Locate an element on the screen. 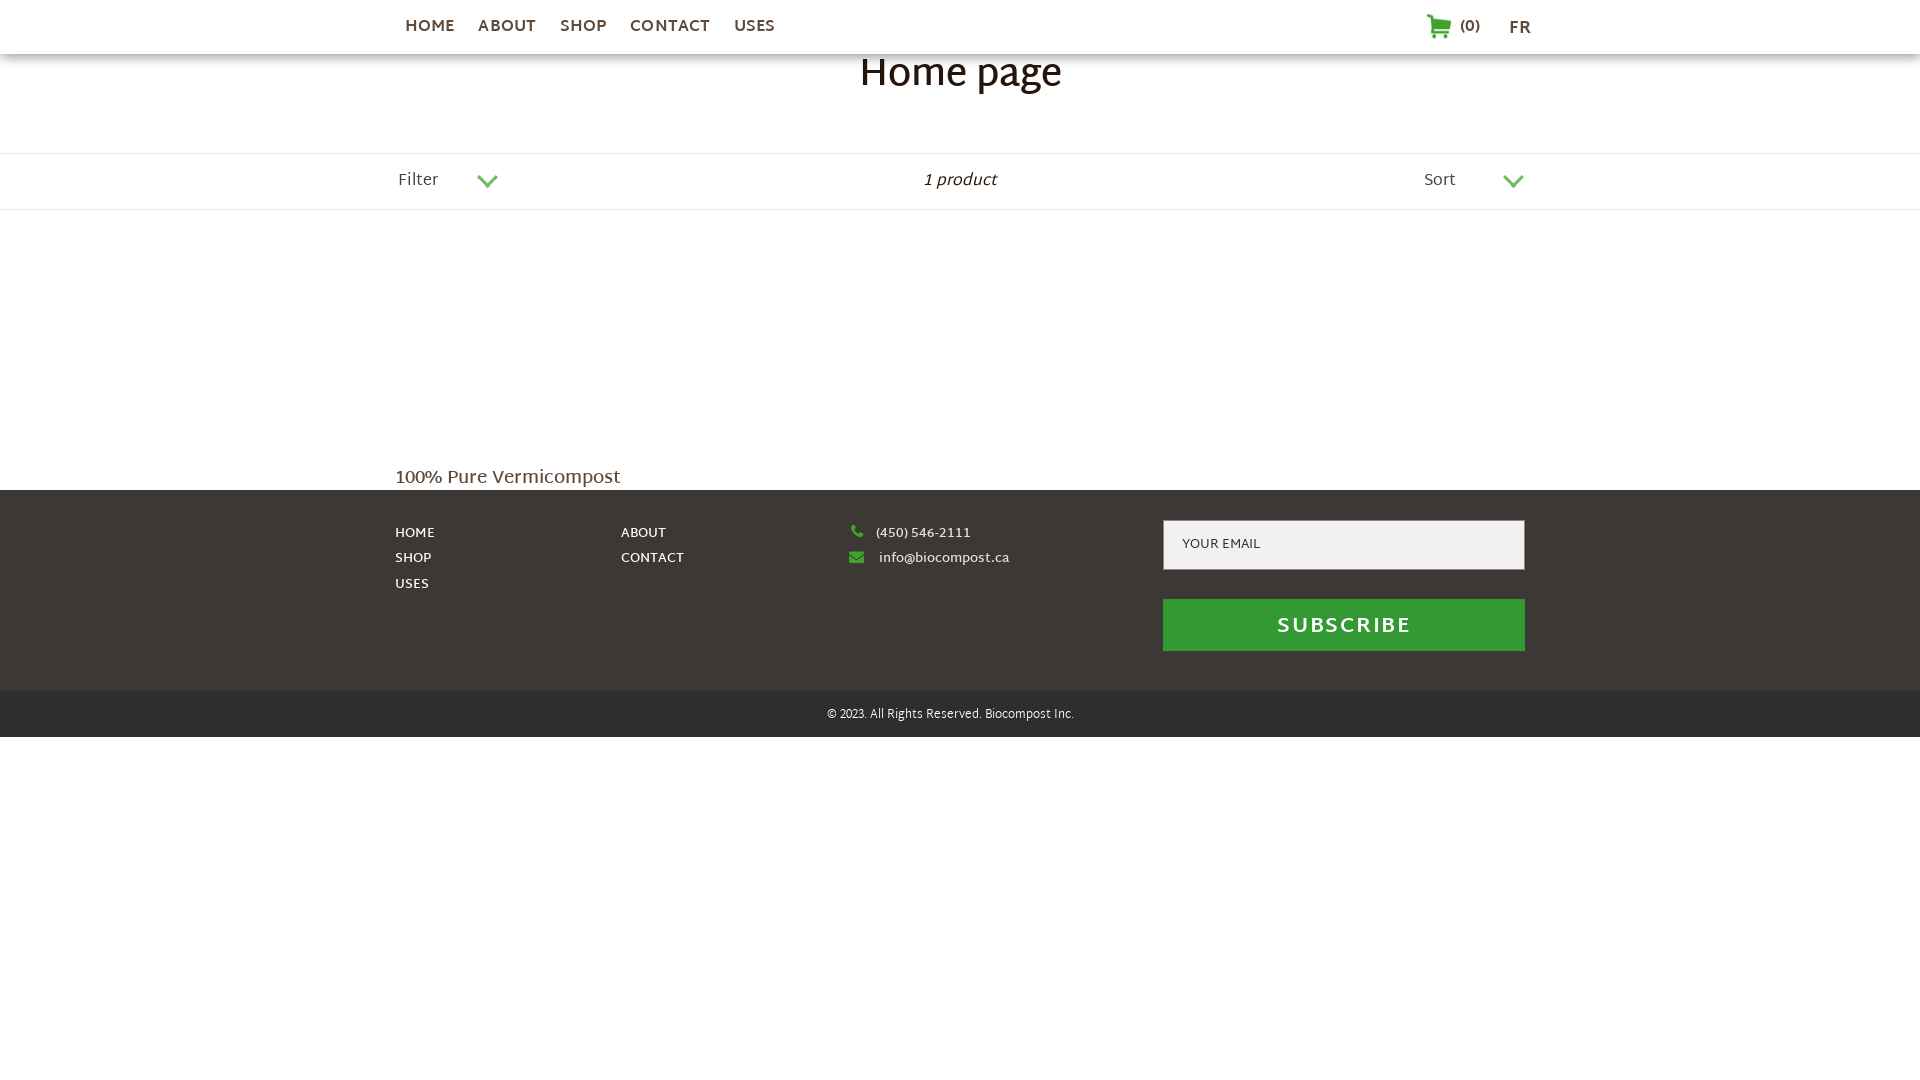  'Biocompost' is located at coordinates (983, 713).